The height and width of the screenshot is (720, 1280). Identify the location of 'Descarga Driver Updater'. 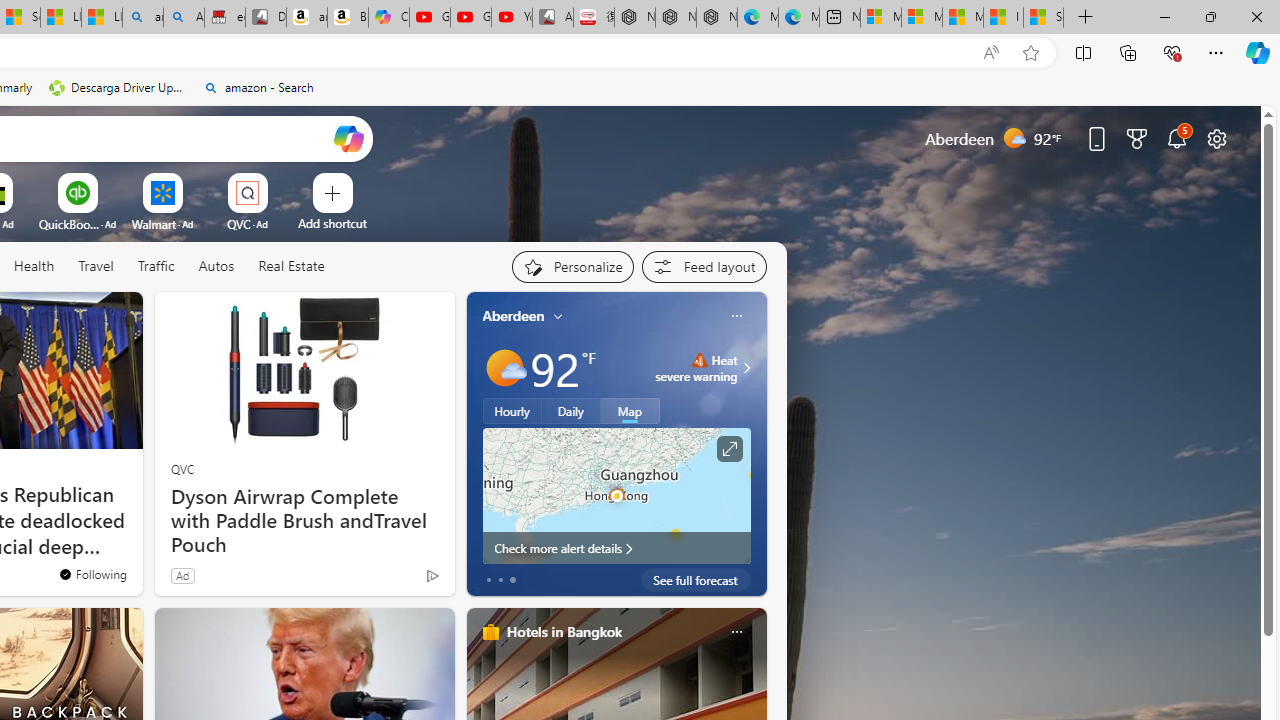
(117, 87).